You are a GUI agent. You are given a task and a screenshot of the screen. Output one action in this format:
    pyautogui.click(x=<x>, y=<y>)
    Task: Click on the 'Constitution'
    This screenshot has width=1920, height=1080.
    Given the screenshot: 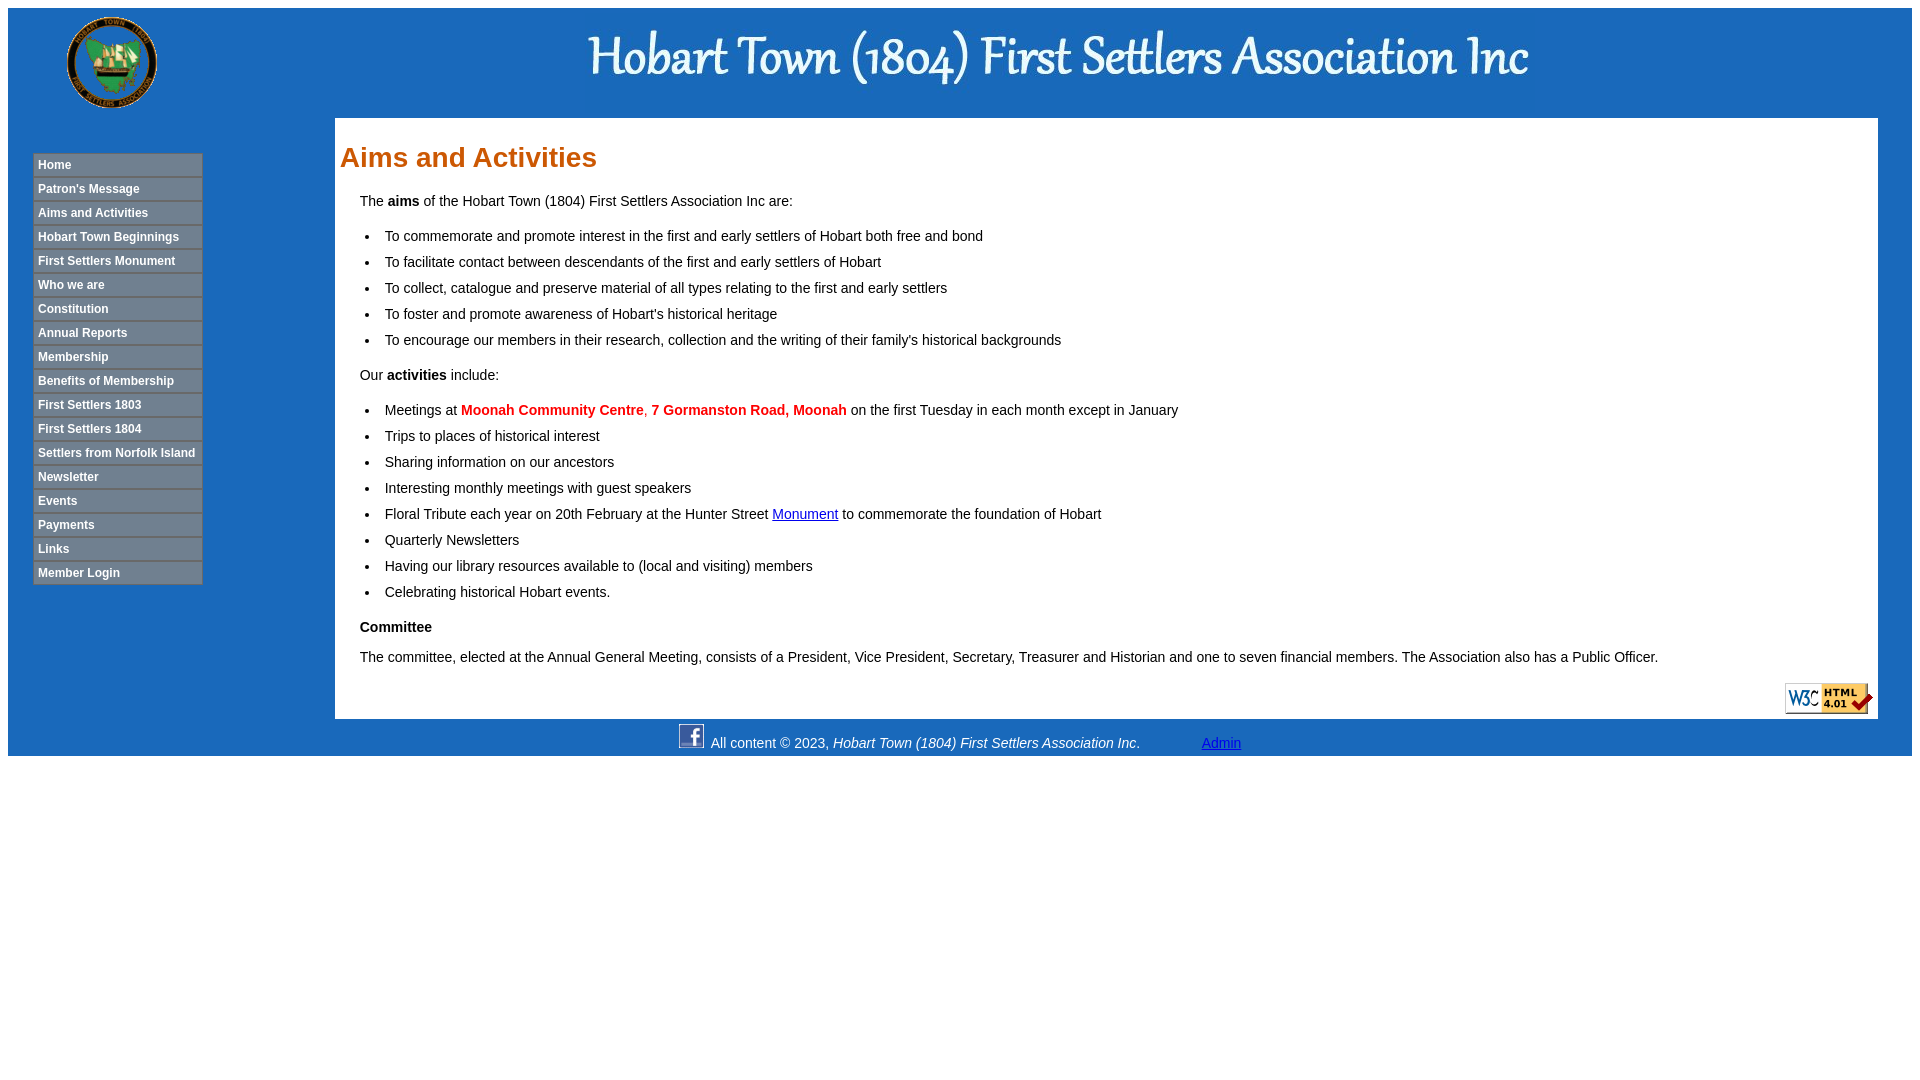 What is the action you would take?
    pyautogui.click(x=117, y=308)
    